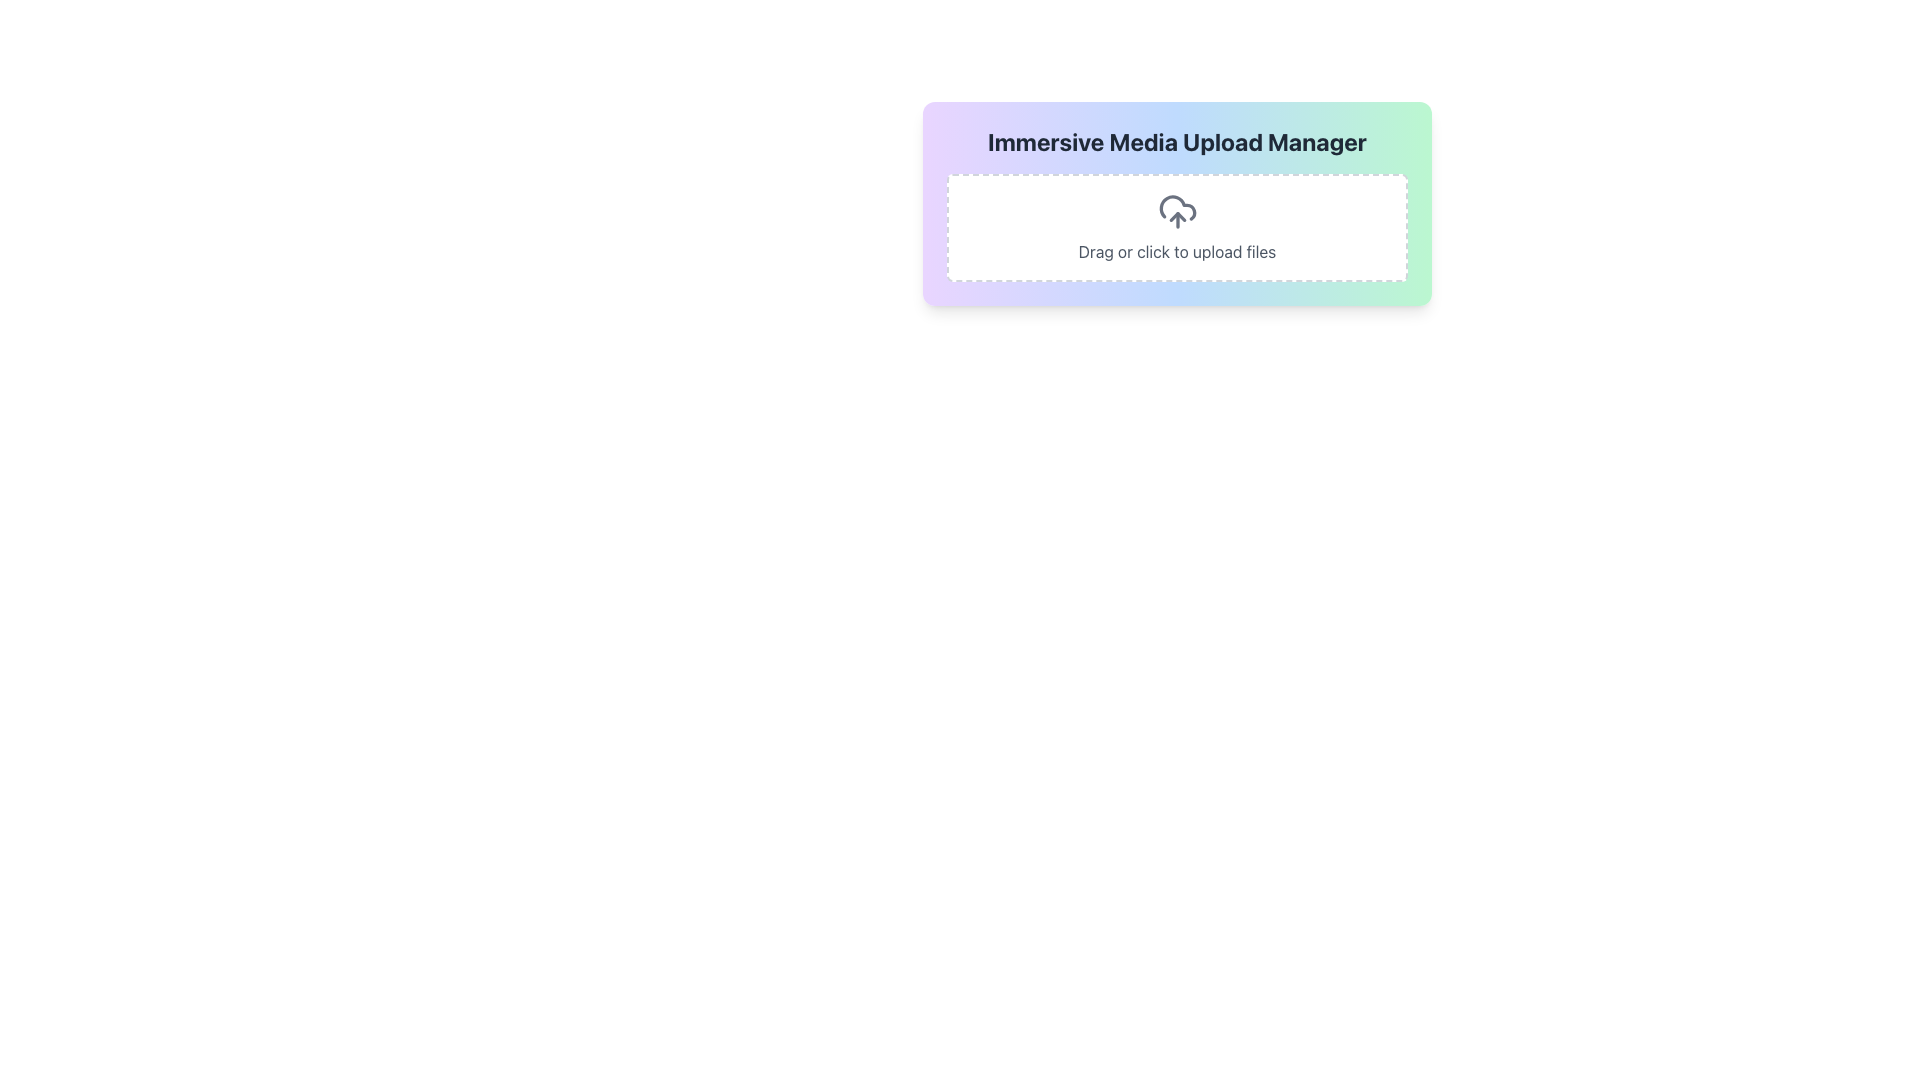 The image size is (1920, 1080). I want to click on the File Upload Area, which features a gray cloud icon and the text 'Drag or click to upload files', so click(1177, 226).